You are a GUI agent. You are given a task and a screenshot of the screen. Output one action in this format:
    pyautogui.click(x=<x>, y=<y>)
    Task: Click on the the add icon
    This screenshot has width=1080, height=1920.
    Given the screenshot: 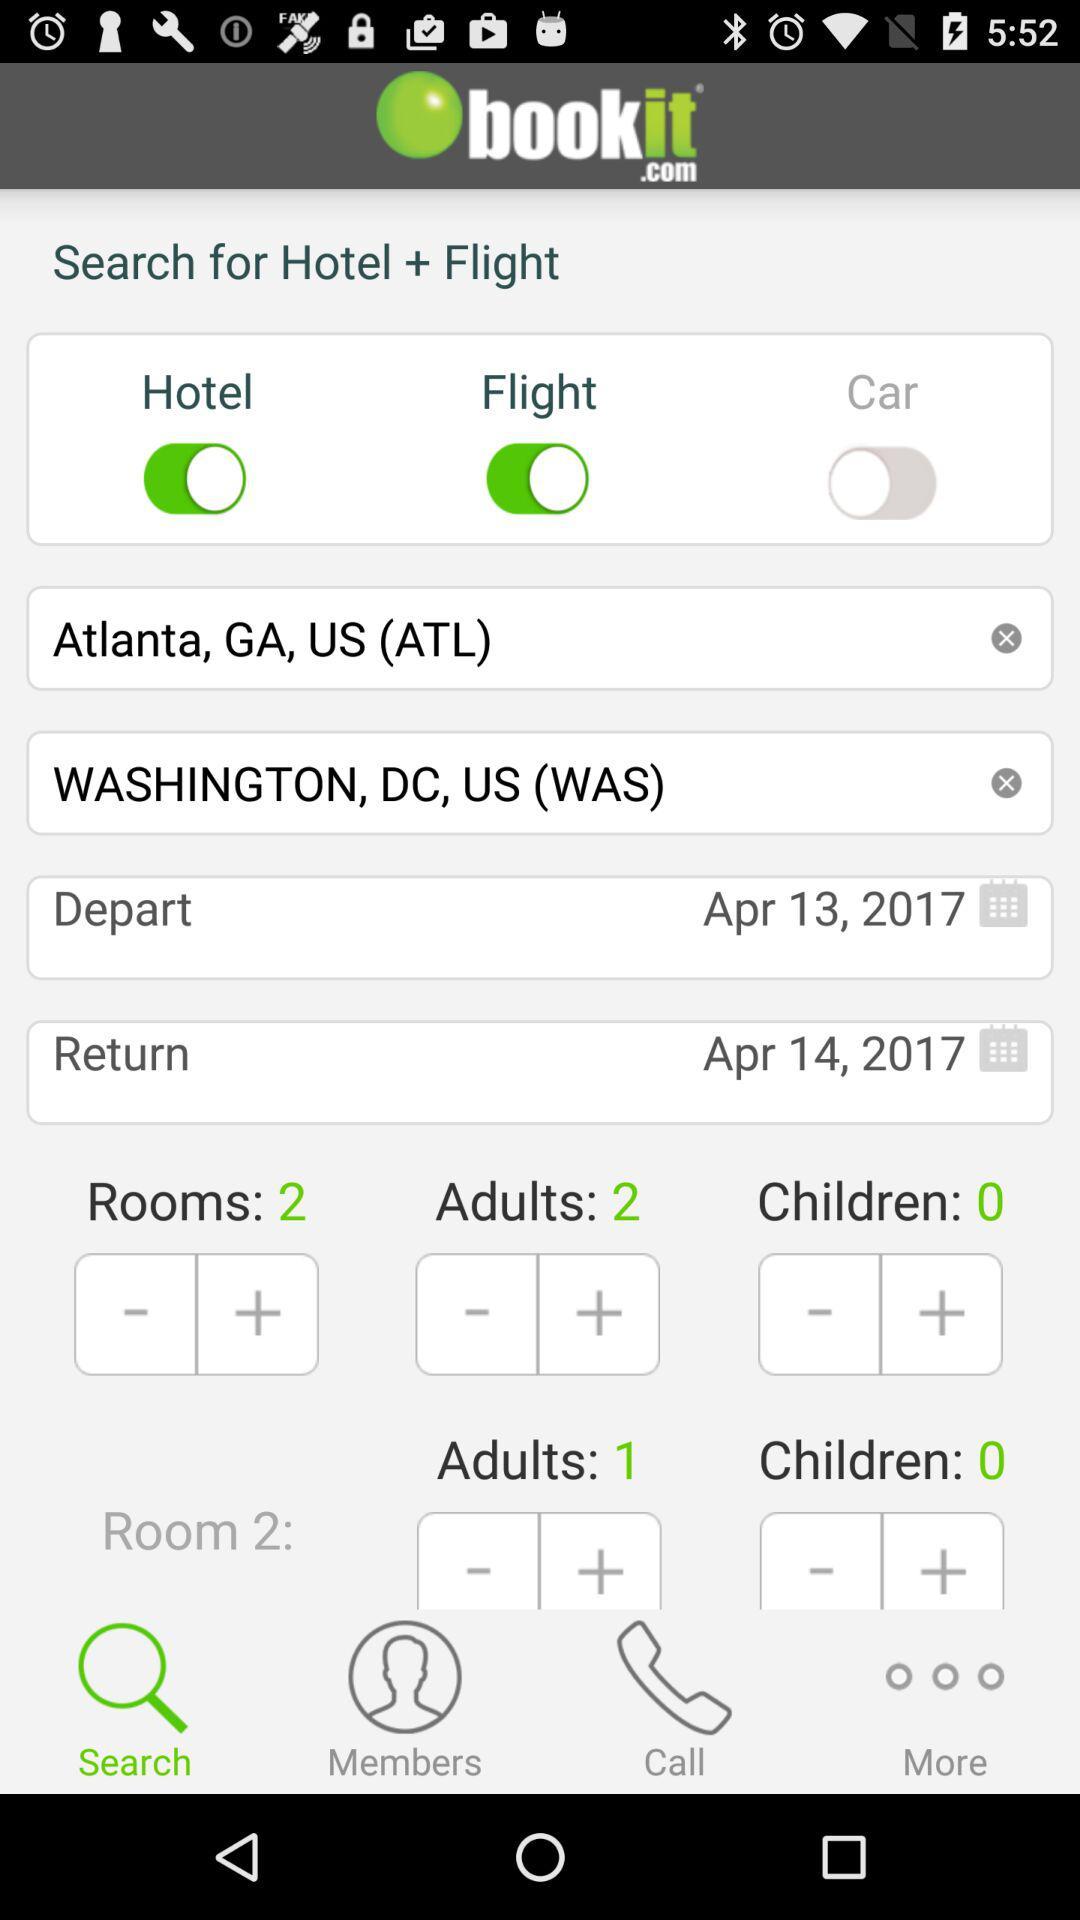 What is the action you would take?
    pyautogui.click(x=599, y=1670)
    